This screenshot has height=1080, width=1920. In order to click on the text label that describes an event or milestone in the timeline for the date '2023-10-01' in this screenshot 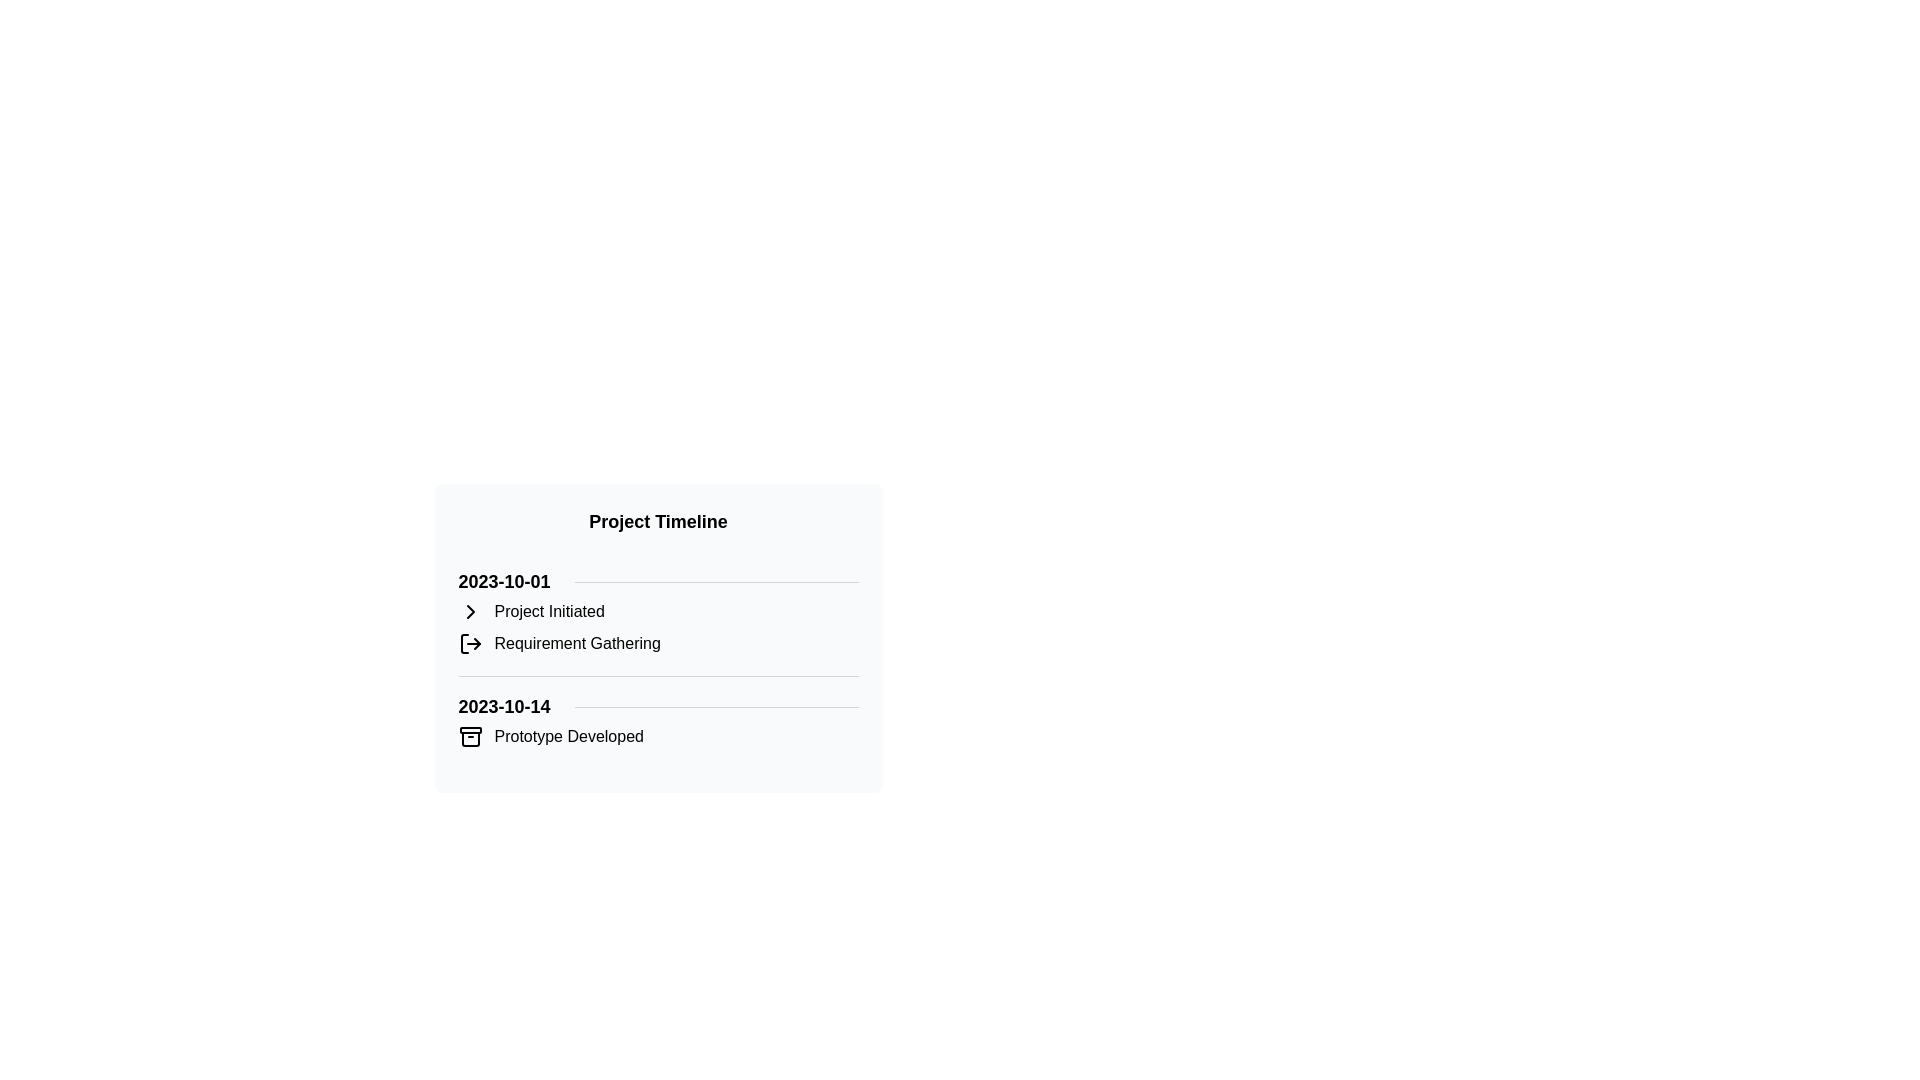, I will do `click(576, 644)`.